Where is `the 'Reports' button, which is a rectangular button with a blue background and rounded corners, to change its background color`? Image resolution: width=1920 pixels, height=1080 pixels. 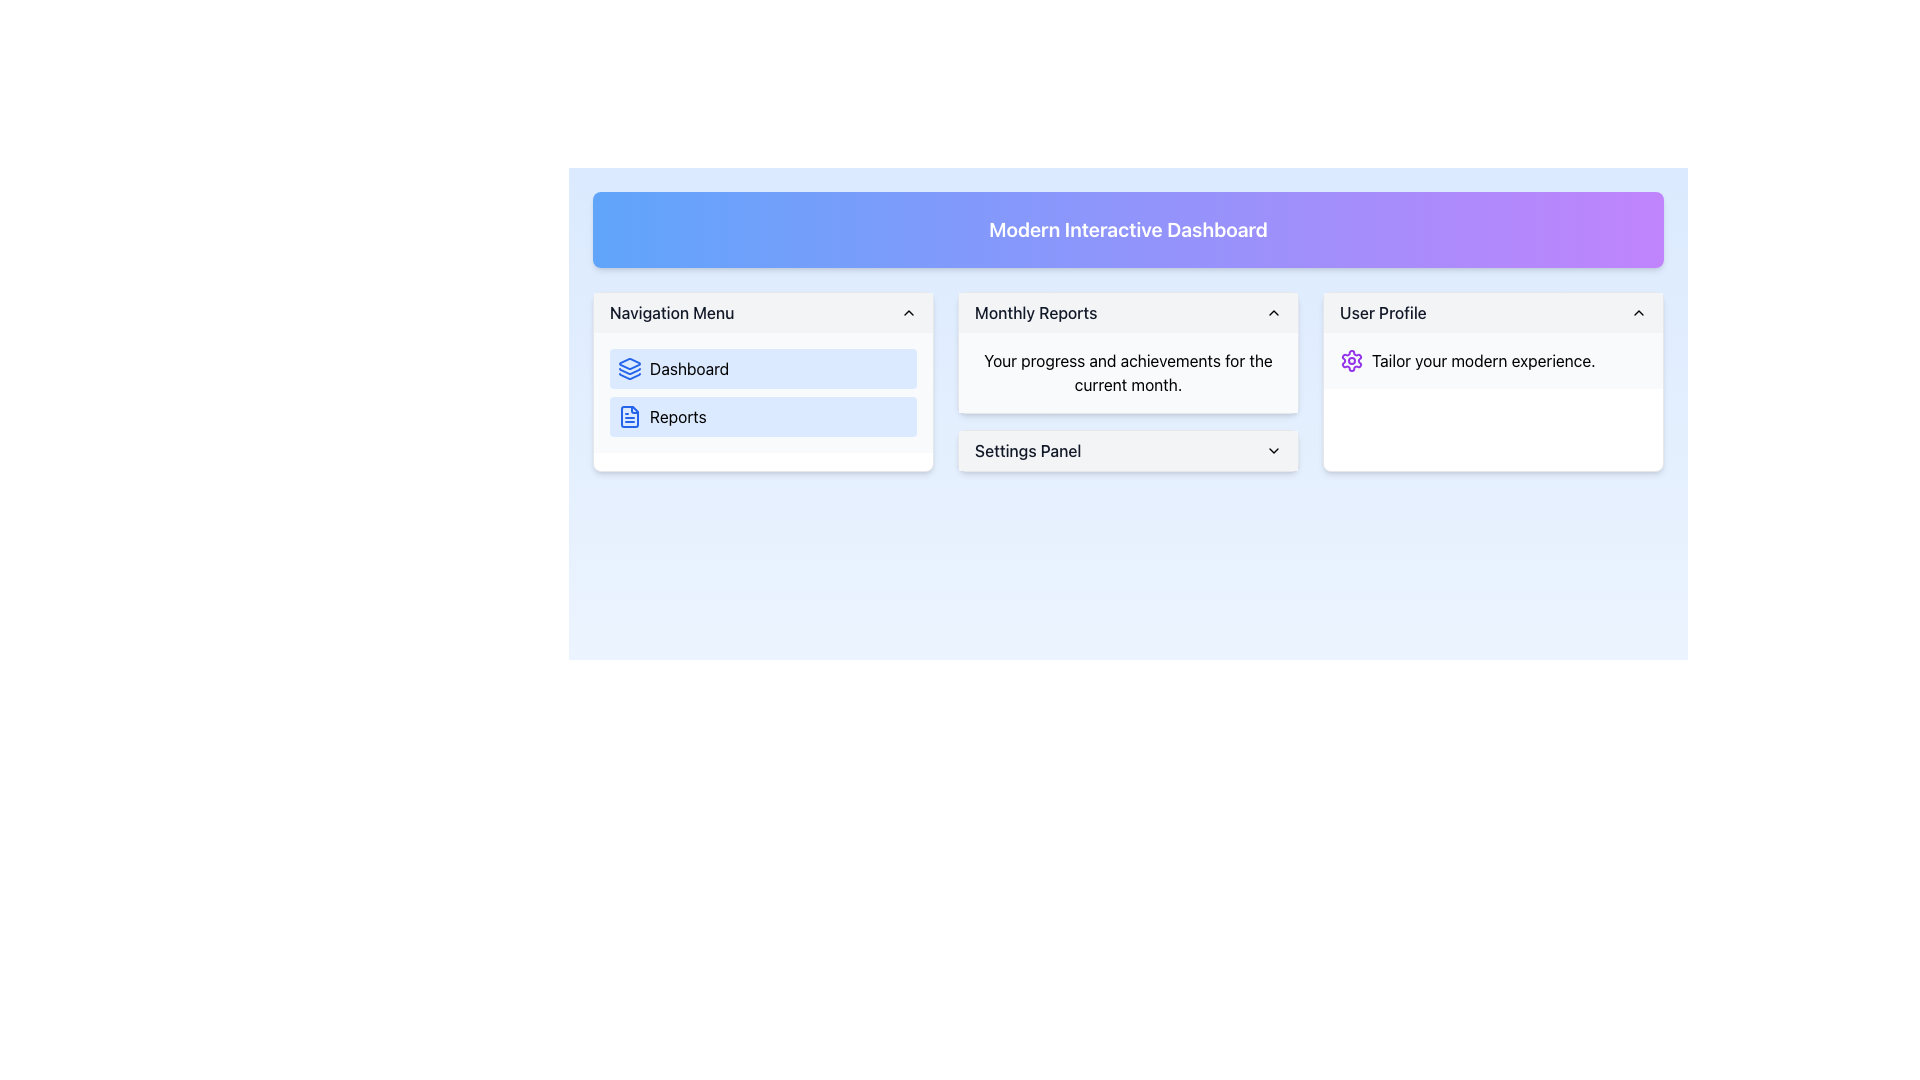 the 'Reports' button, which is a rectangular button with a blue background and rounded corners, to change its background color is located at coordinates (762, 415).